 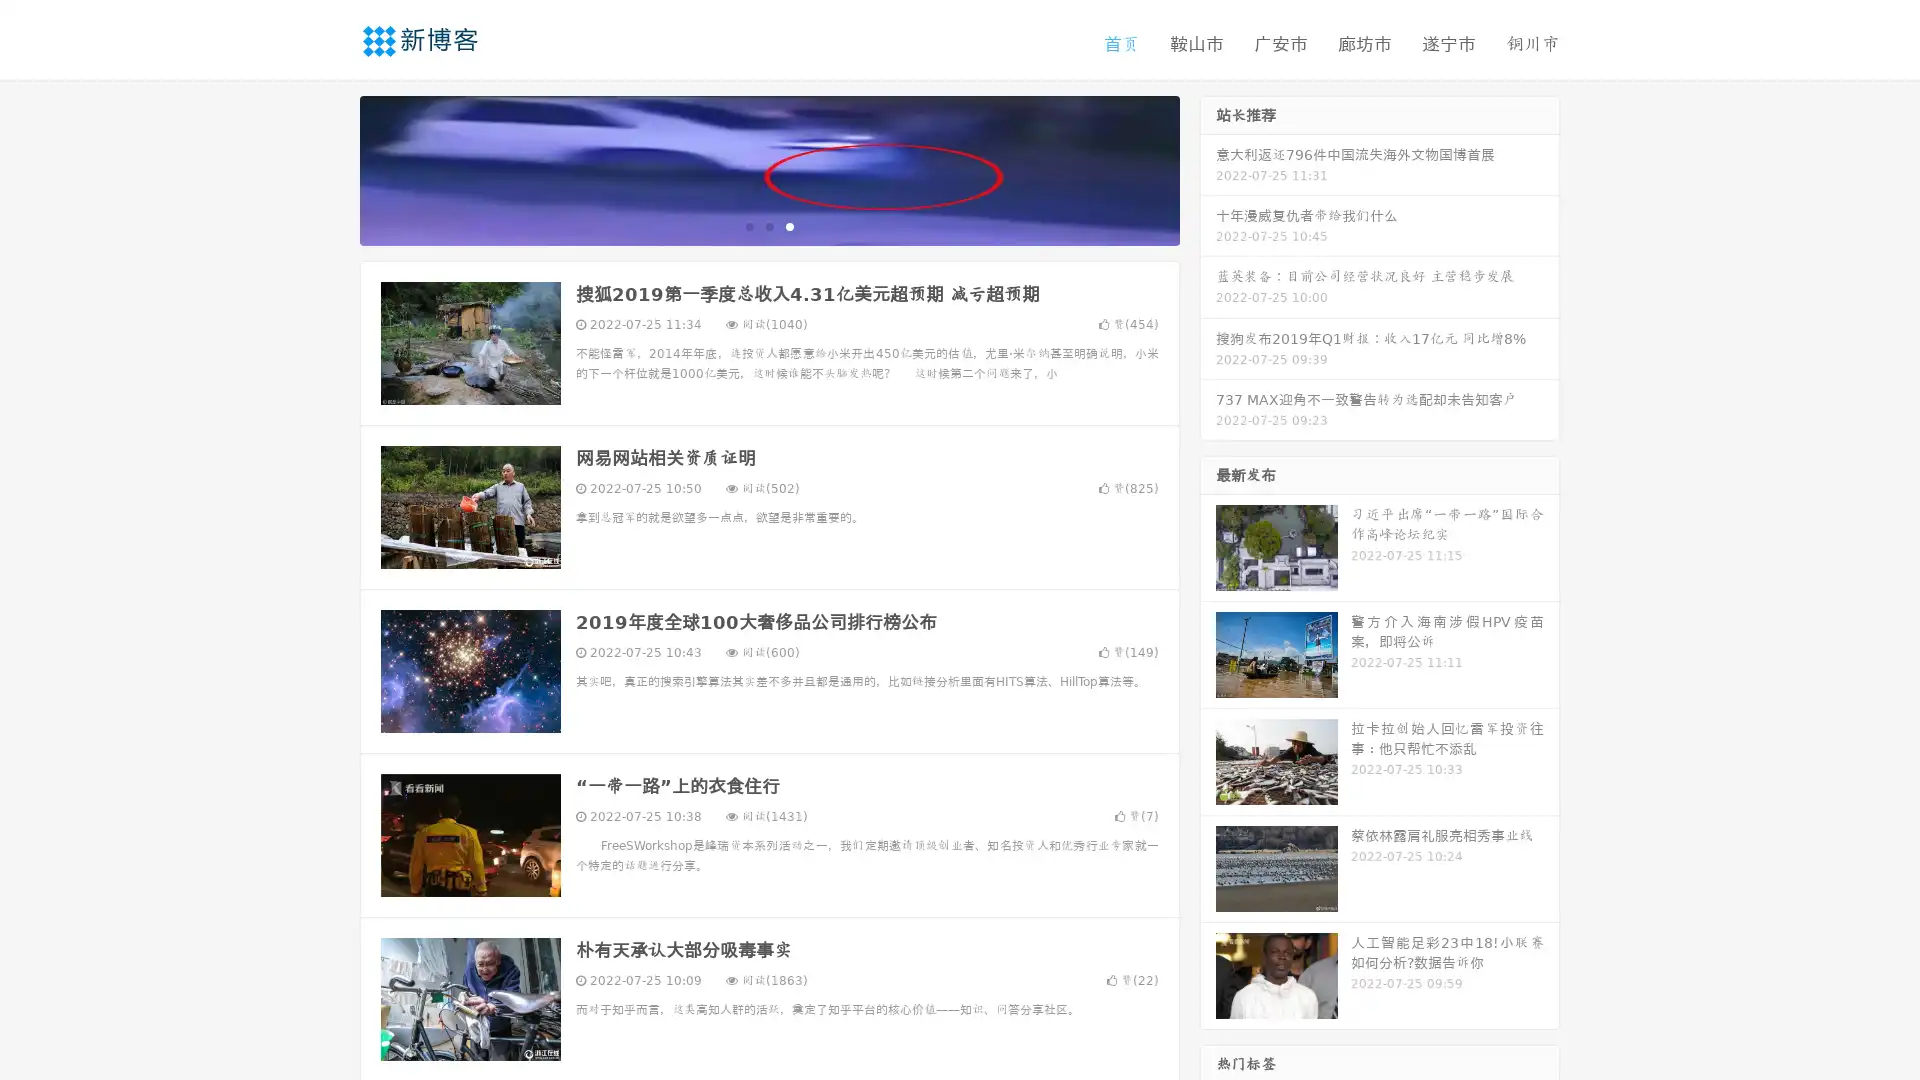 I want to click on Go to slide 2, so click(x=768, y=225).